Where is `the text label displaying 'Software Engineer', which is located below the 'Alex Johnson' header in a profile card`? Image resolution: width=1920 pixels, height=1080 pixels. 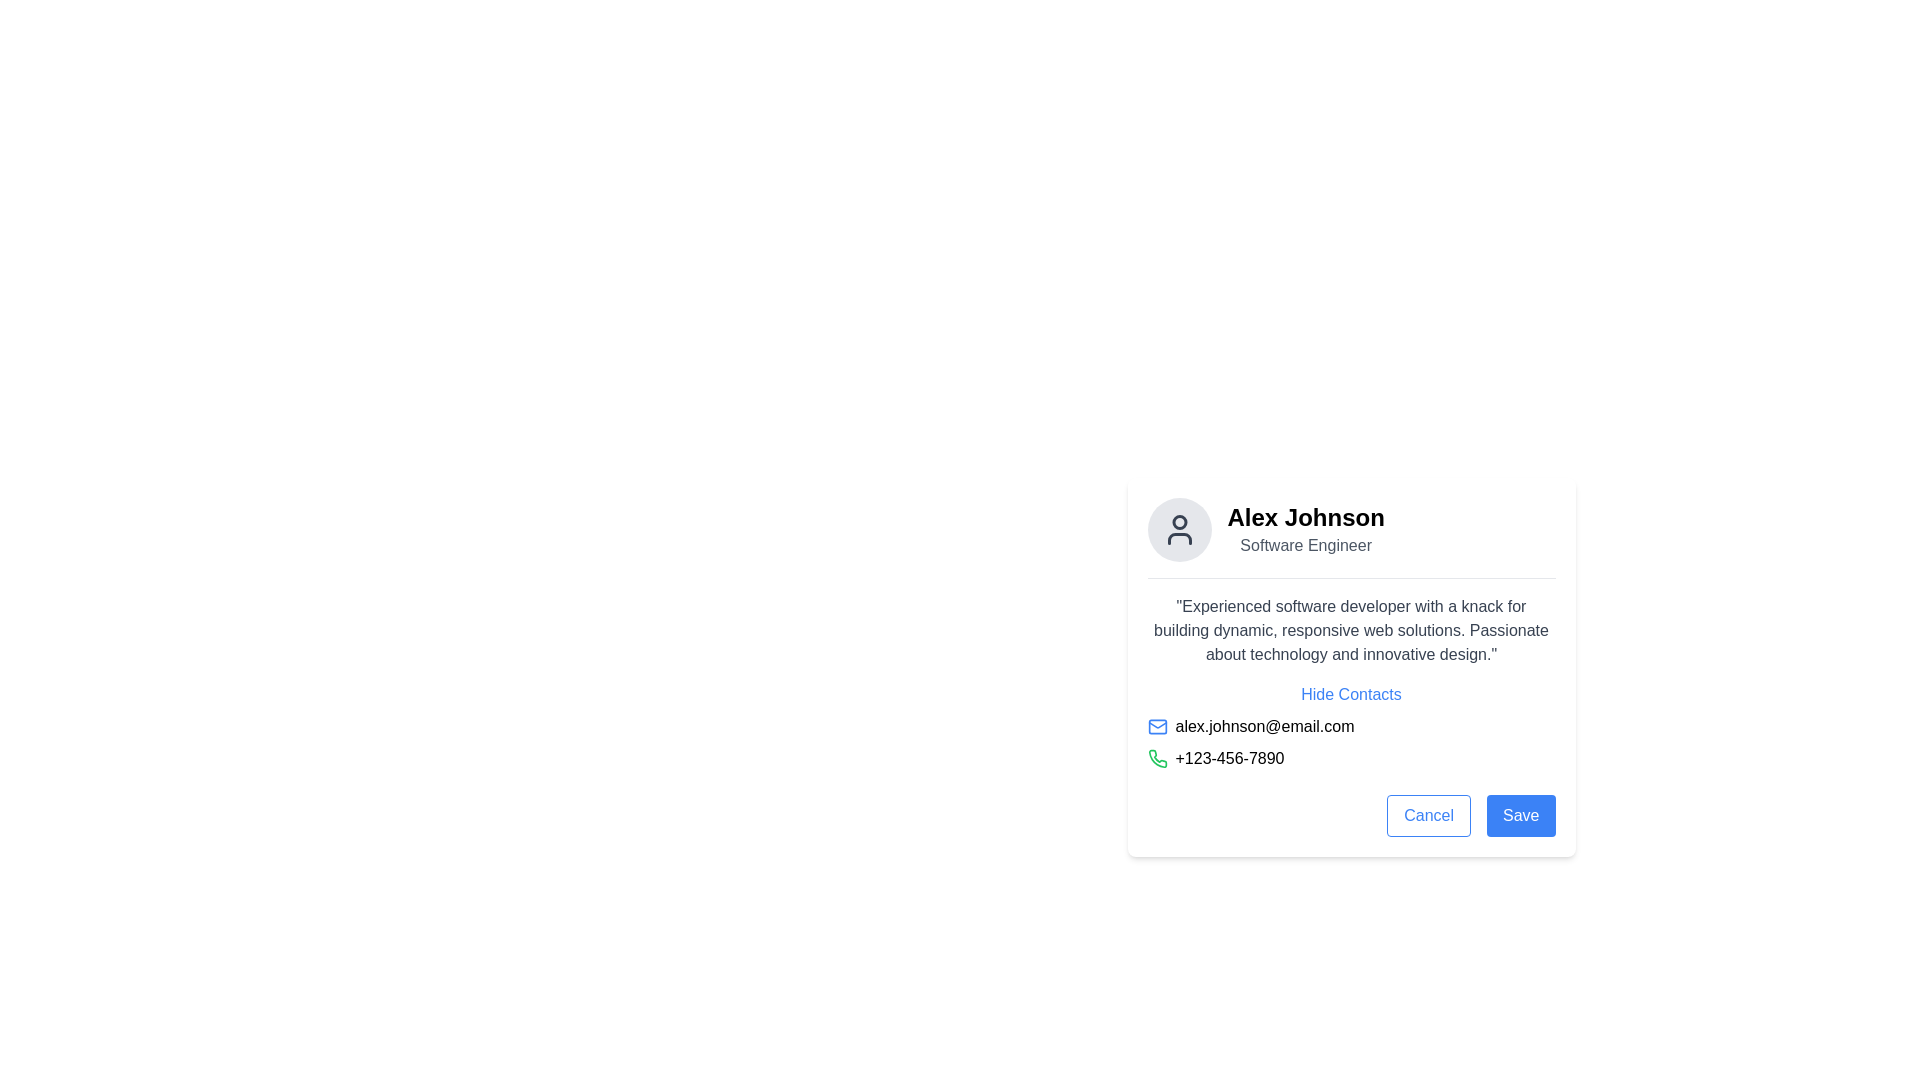 the text label displaying 'Software Engineer', which is located below the 'Alex Johnson' header in a profile card is located at coordinates (1306, 546).